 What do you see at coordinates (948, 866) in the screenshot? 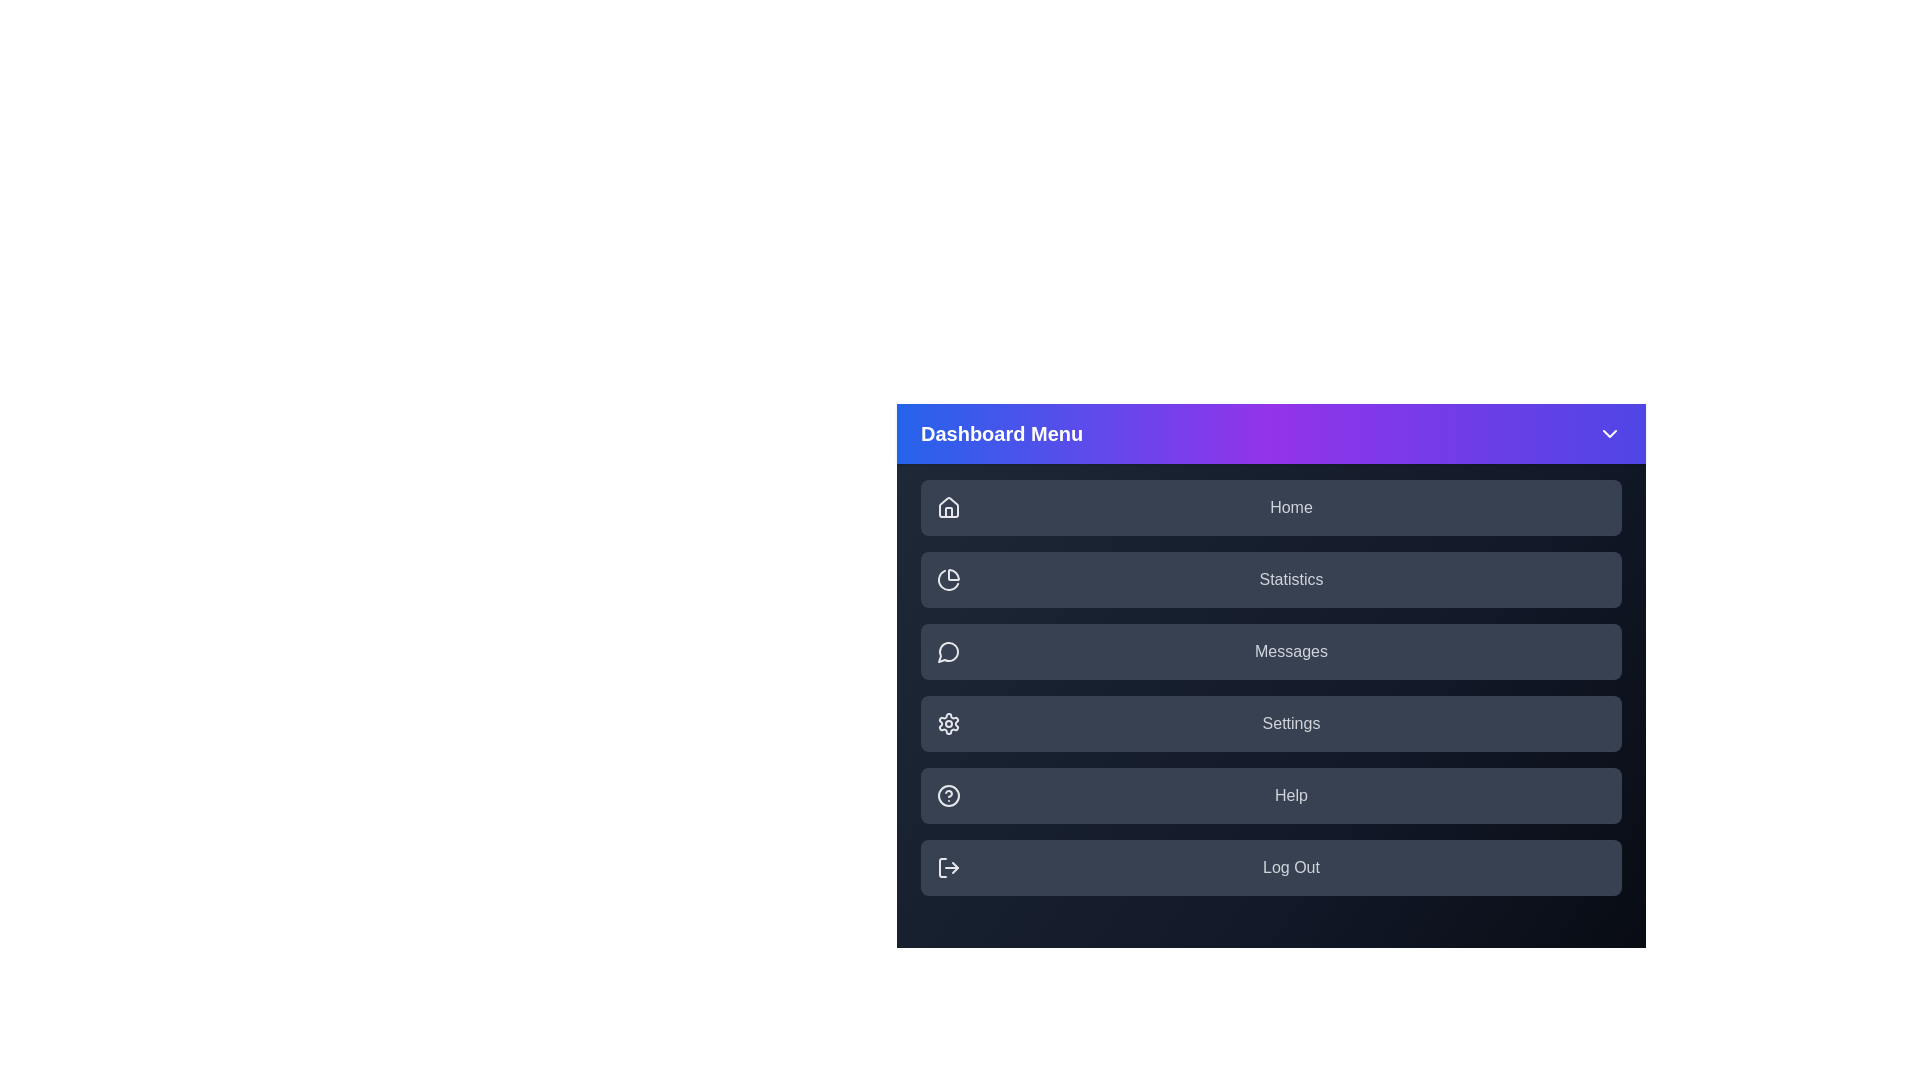
I see `the icon corresponding to the menu item Log Out` at bounding box center [948, 866].